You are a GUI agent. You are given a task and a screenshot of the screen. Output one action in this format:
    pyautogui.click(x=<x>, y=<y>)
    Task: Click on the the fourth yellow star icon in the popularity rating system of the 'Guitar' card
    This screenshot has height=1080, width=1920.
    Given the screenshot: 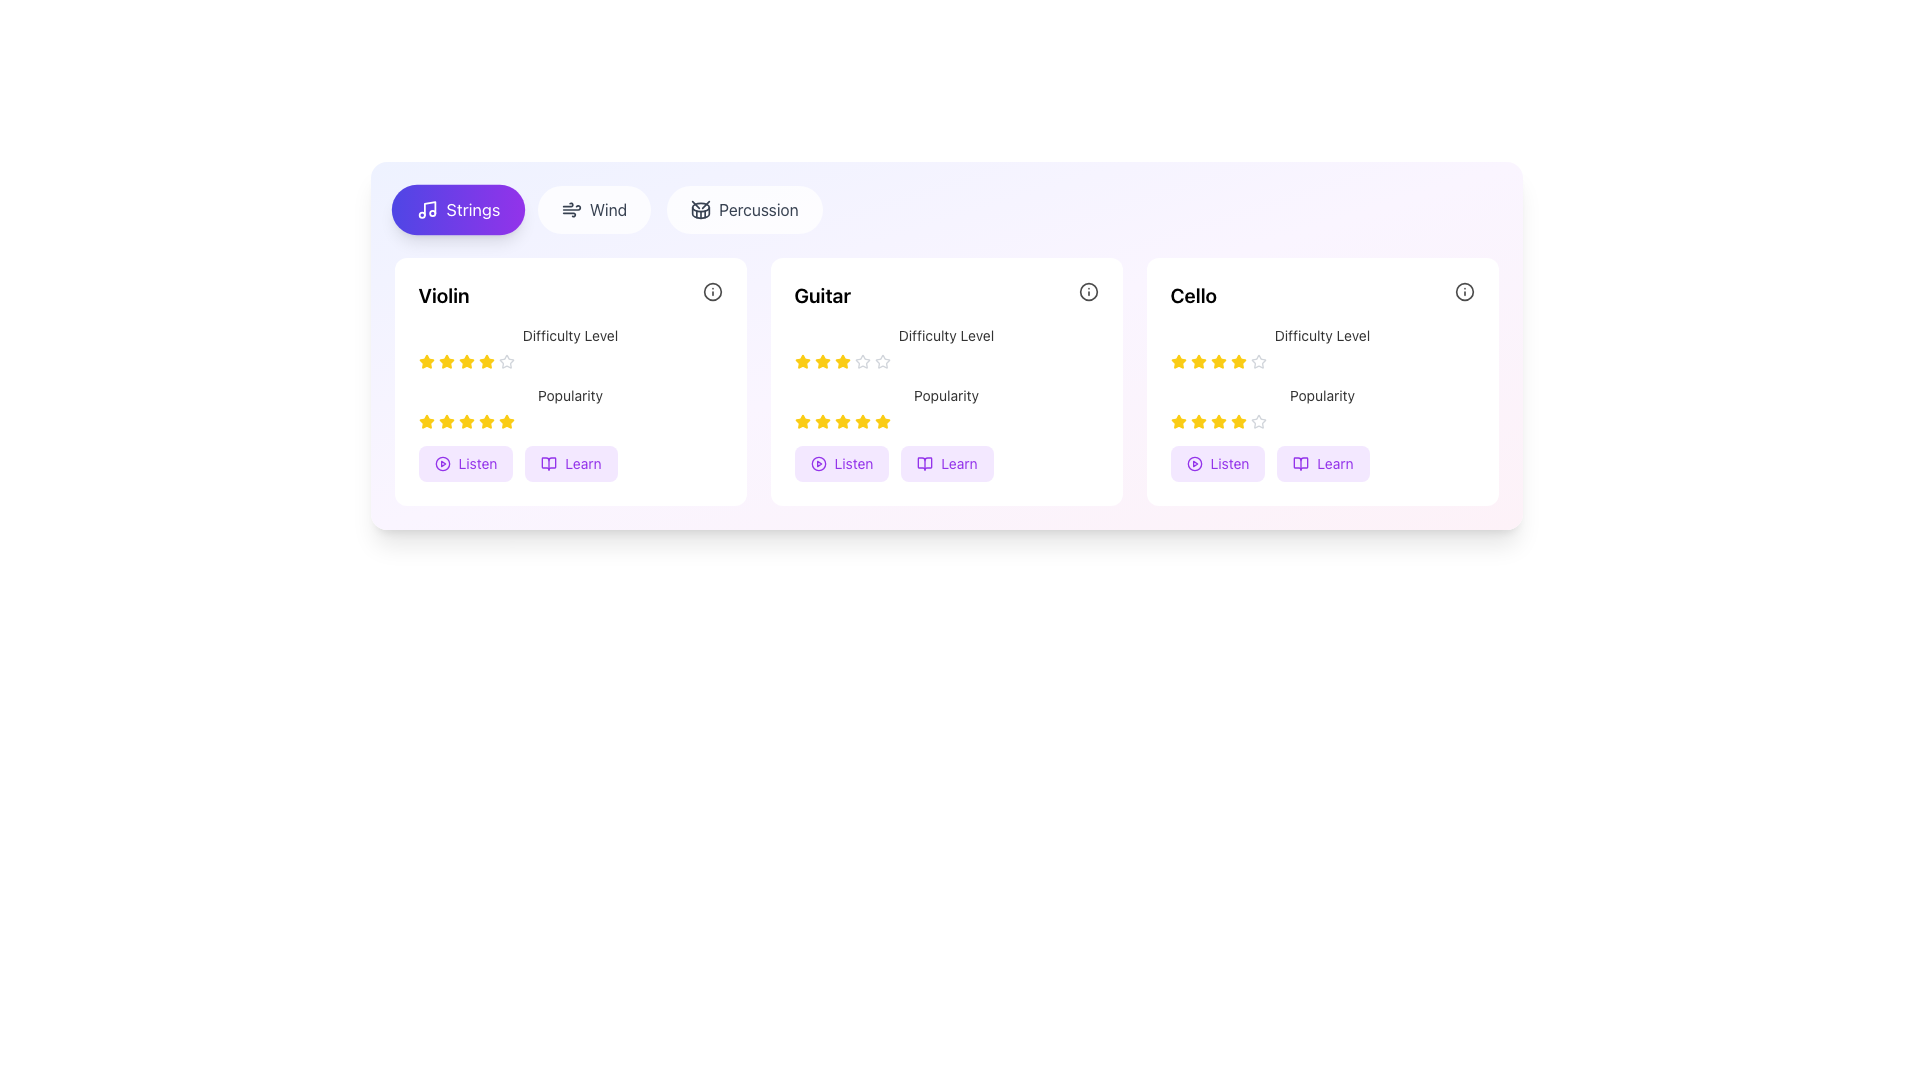 What is the action you would take?
    pyautogui.click(x=862, y=420)
    